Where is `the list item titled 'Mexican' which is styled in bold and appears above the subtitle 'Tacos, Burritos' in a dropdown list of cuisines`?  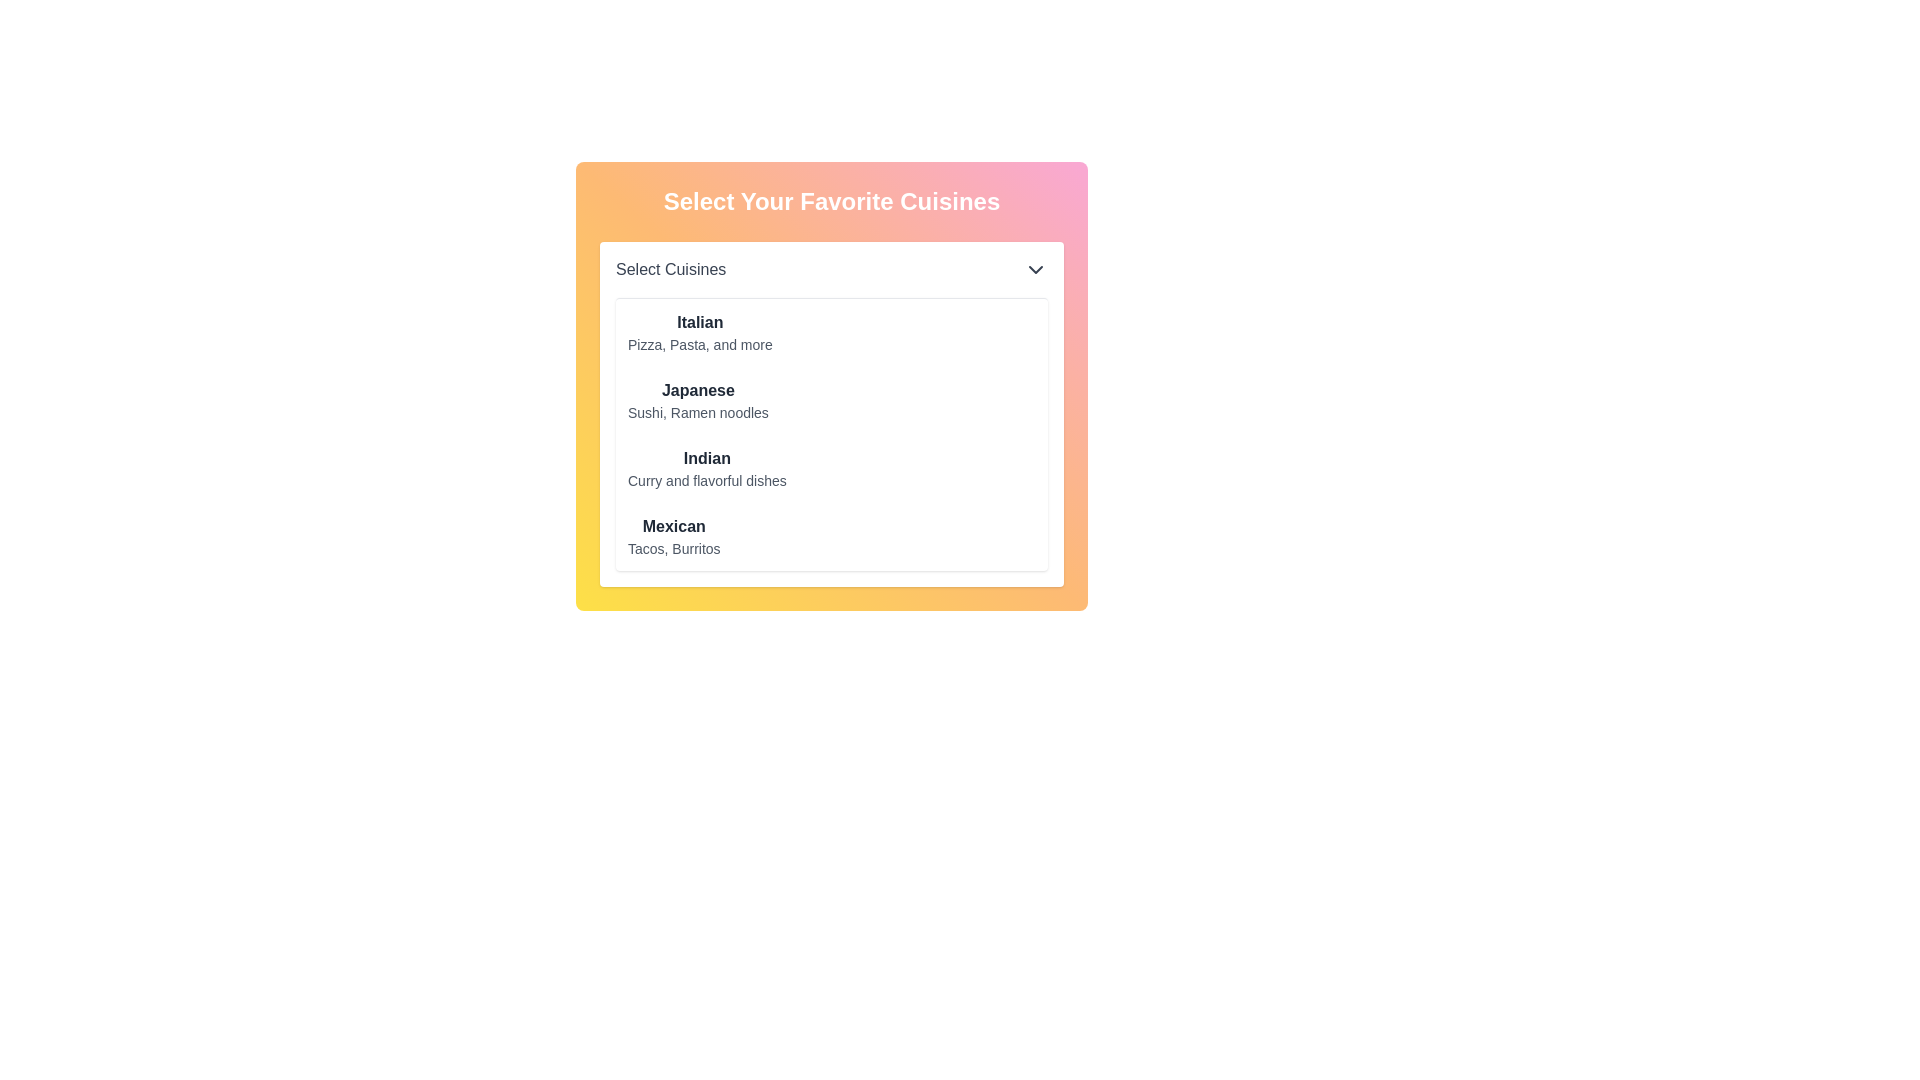
the list item titled 'Mexican' which is styled in bold and appears above the subtitle 'Tacos, Burritos' in a dropdown list of cuisines is located at coordinates (674, 535).